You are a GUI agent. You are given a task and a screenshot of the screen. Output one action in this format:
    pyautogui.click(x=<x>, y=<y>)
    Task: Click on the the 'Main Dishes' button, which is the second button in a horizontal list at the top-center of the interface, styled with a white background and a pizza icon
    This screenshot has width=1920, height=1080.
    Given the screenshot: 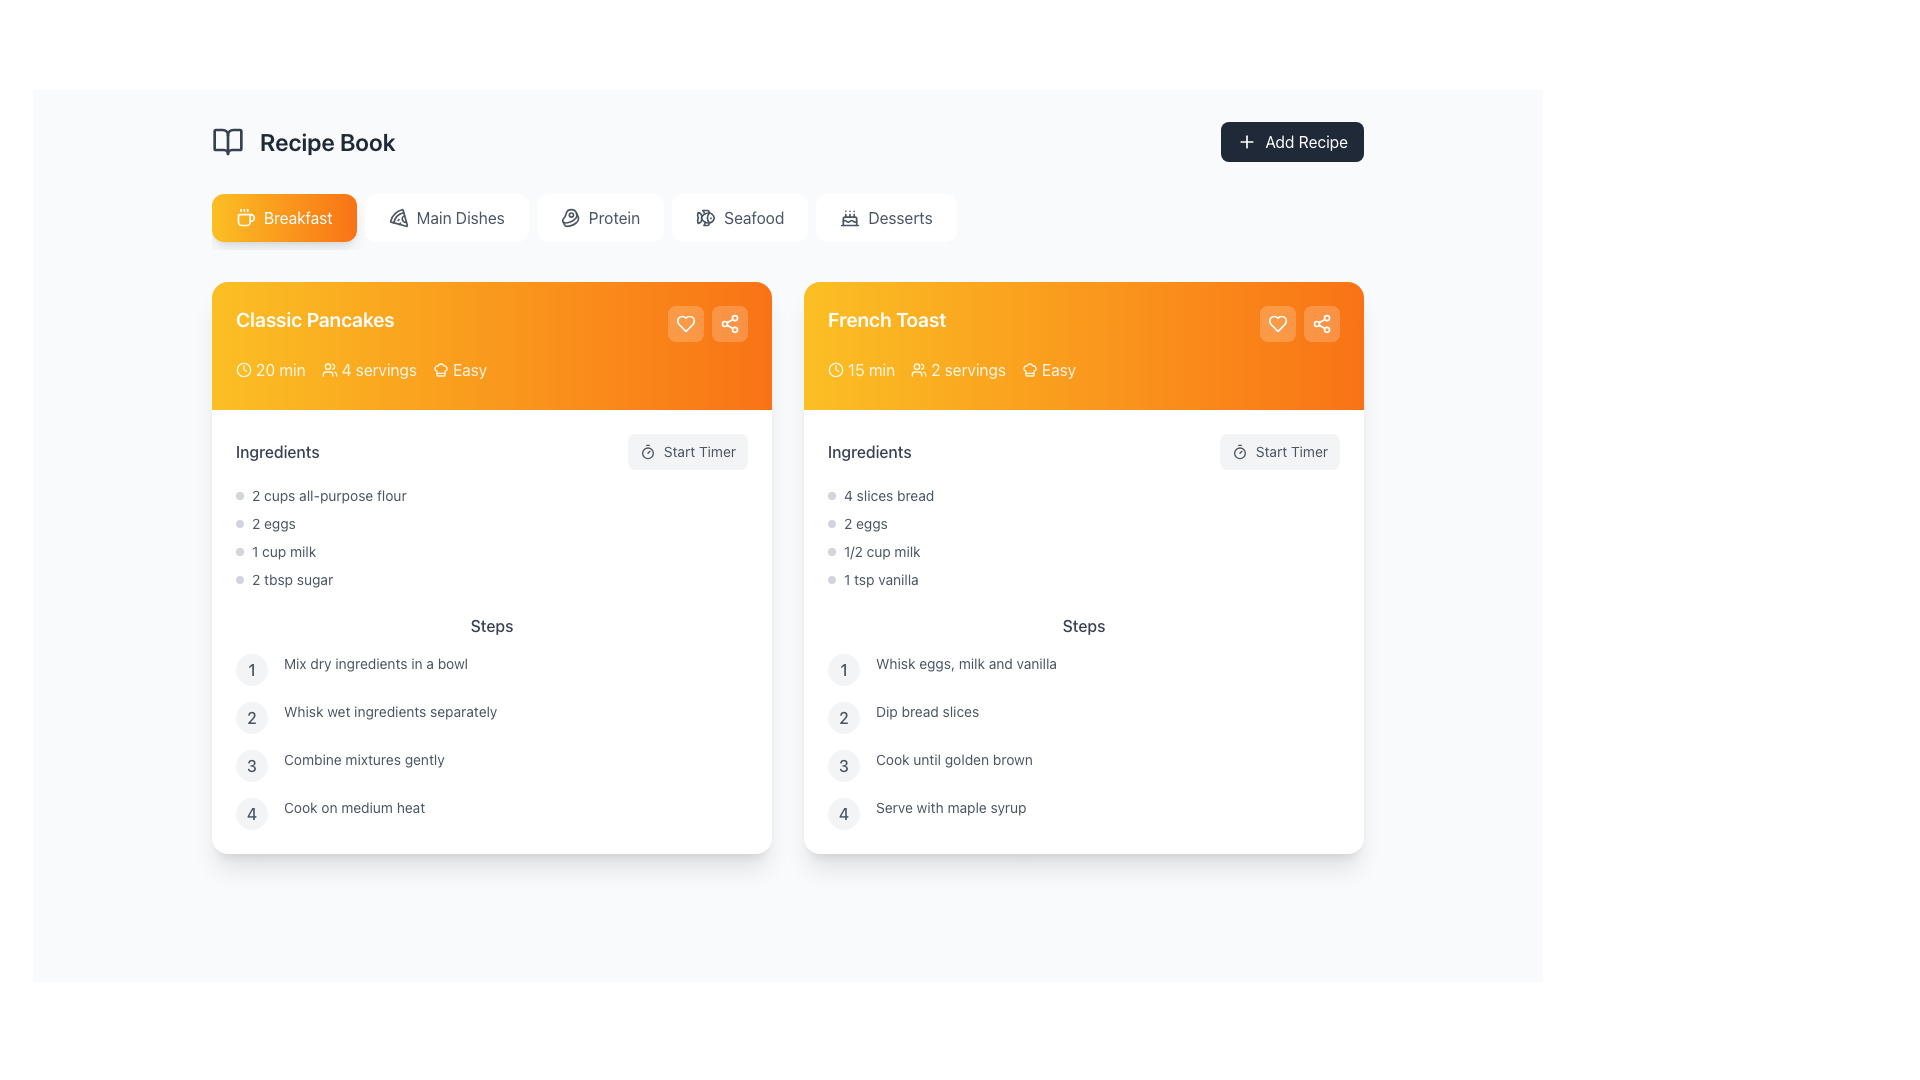 What is the action you would take?
    pyautogui.click(x=445, y=218)
    